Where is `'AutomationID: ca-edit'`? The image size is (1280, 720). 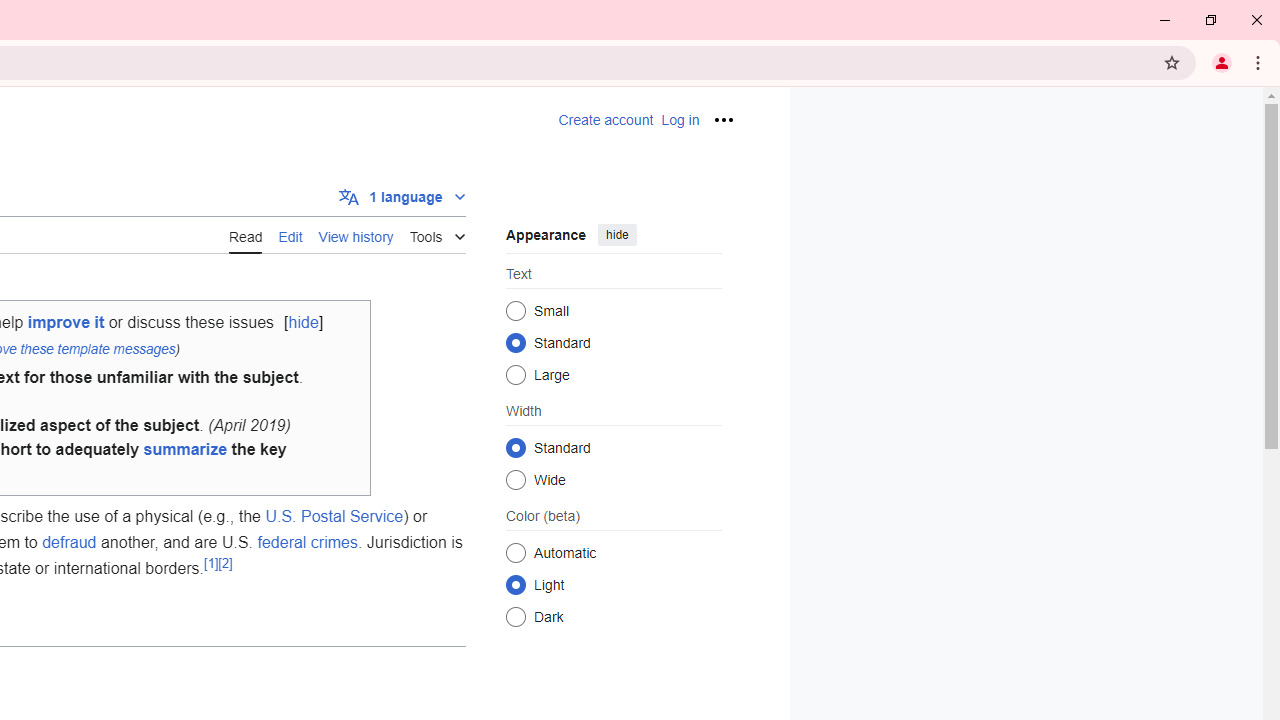 'AutomationID: ca-edit' is located at coordinates (289, 233).